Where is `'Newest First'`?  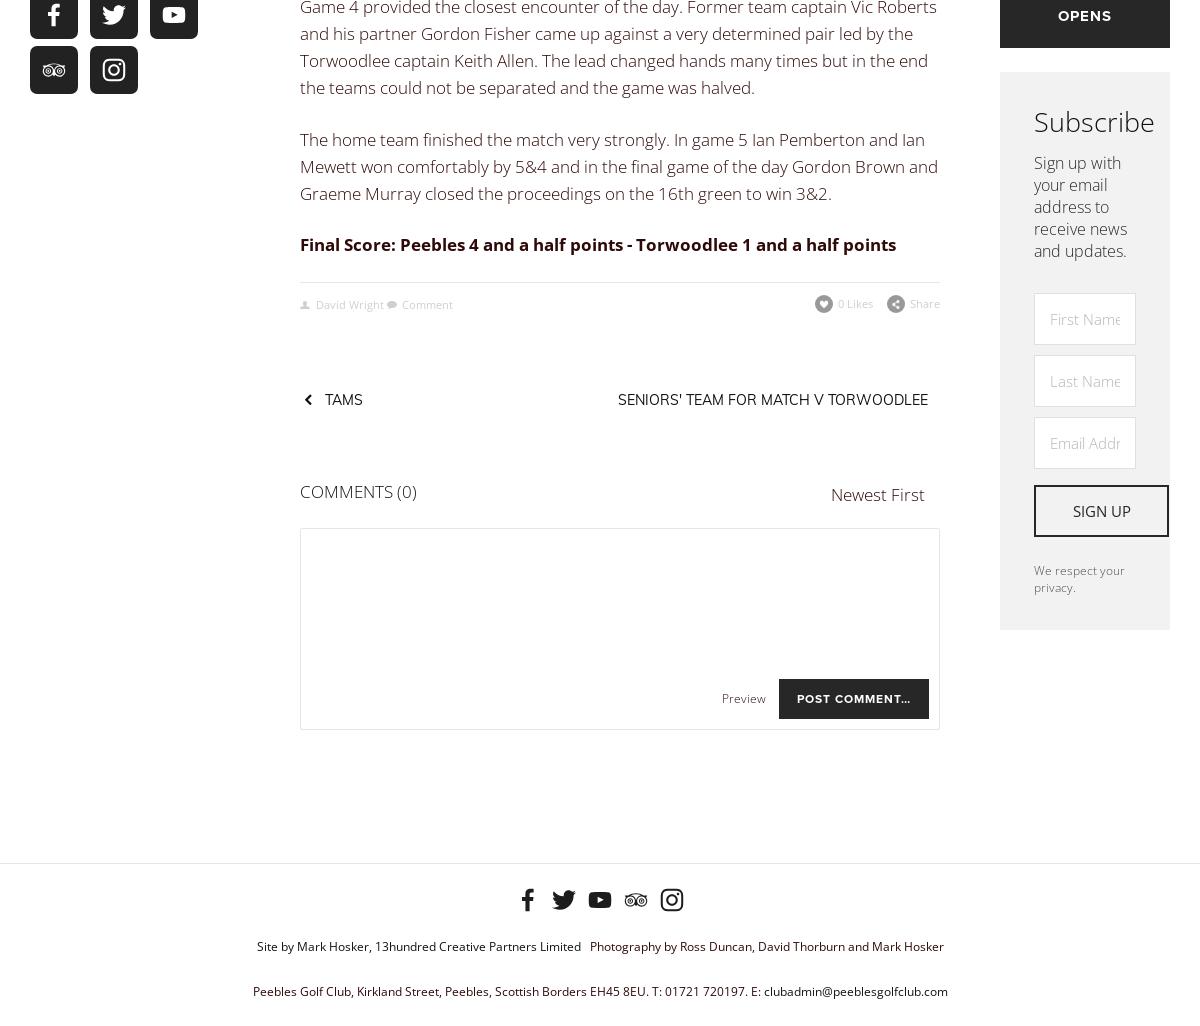
'Newest First' is located at coordinates (830, 492).